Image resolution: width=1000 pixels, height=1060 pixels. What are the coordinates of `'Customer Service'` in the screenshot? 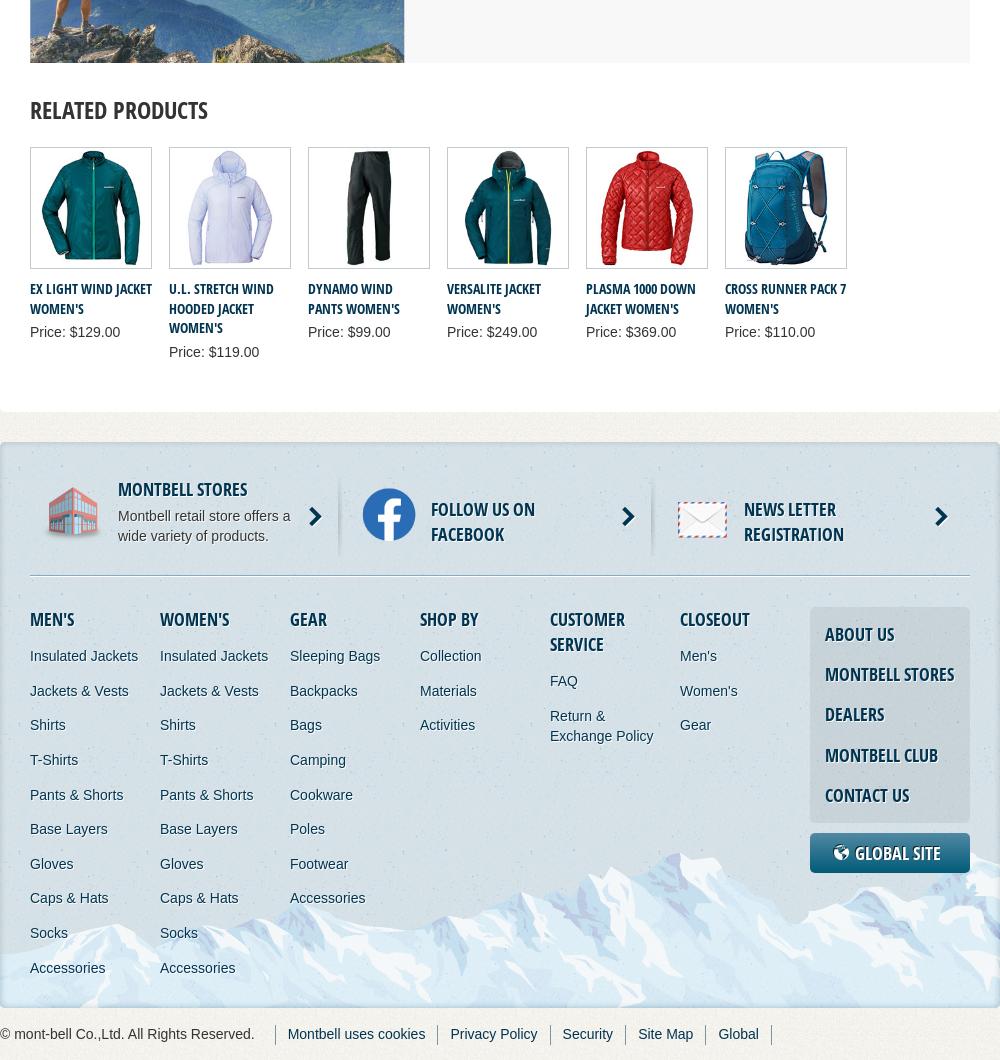 It's located at (586, 631).